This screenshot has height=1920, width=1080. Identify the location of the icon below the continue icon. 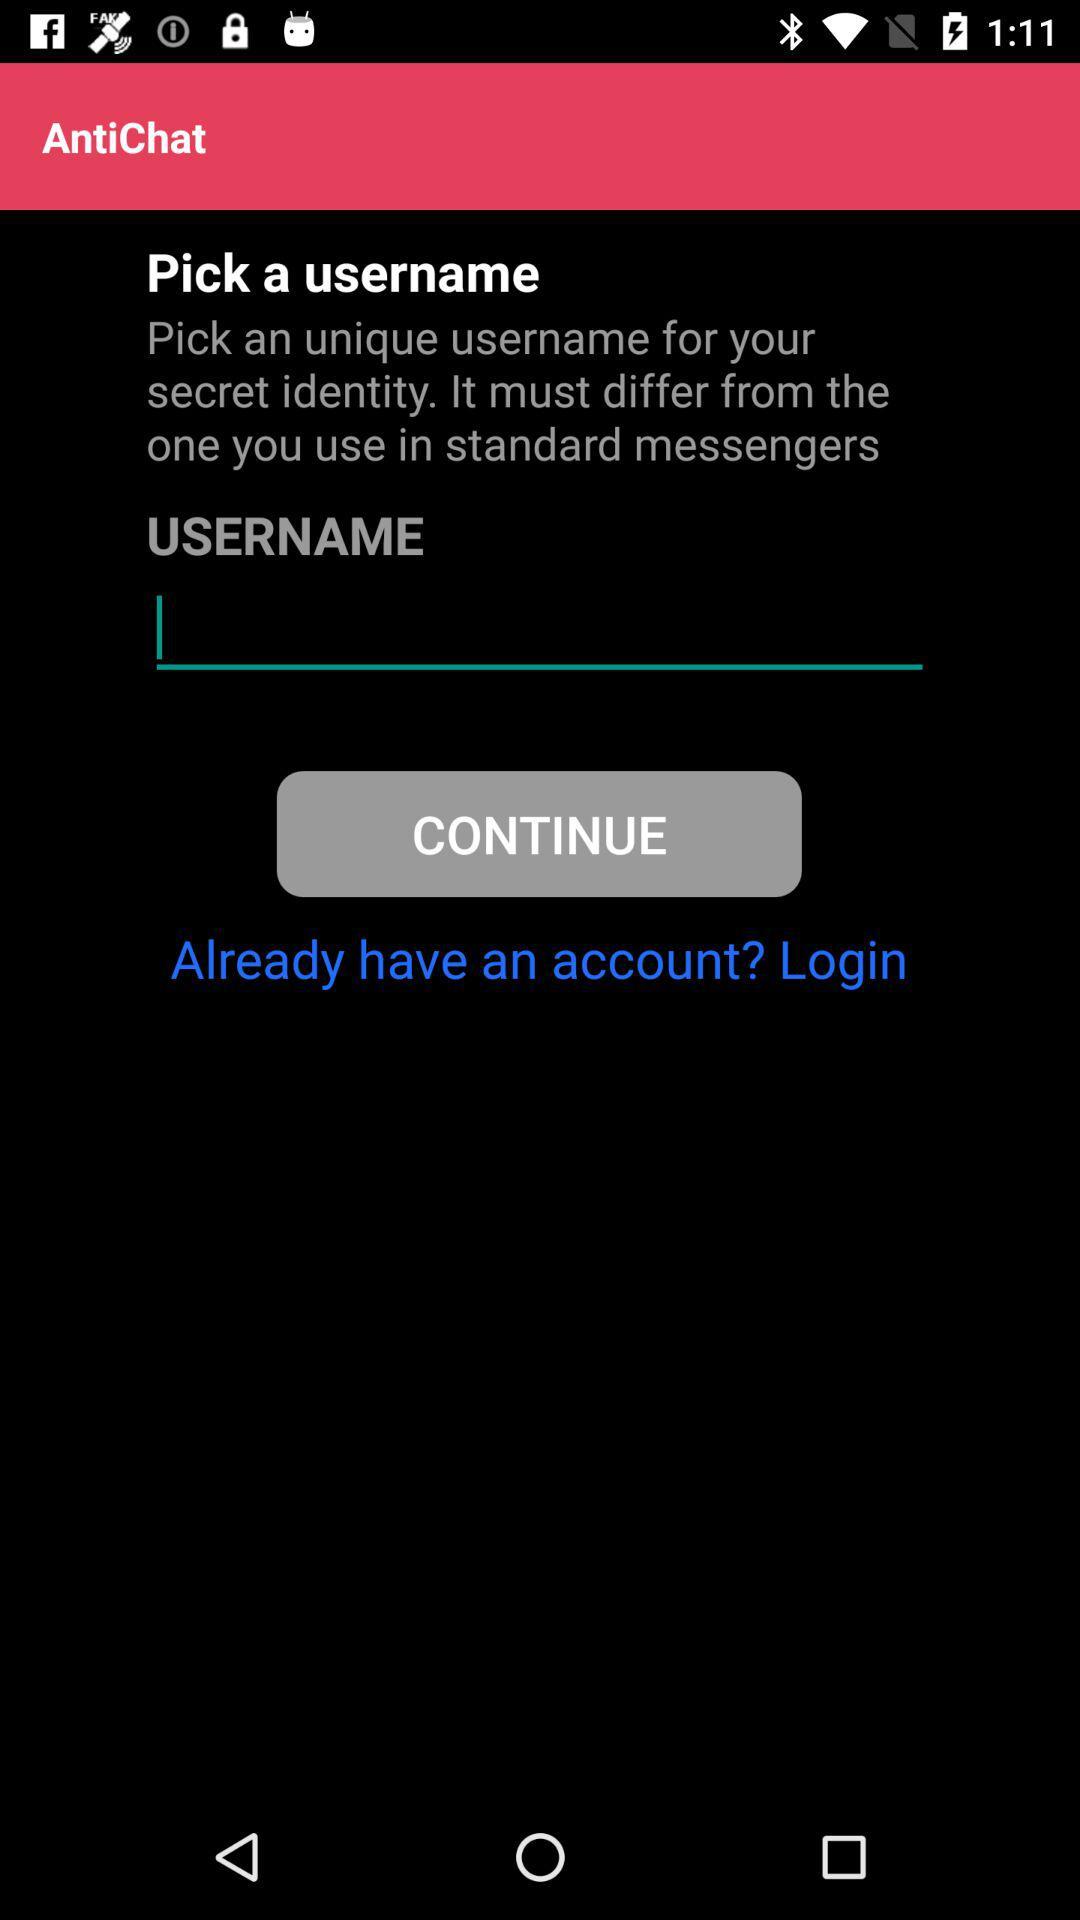
(538, 957).